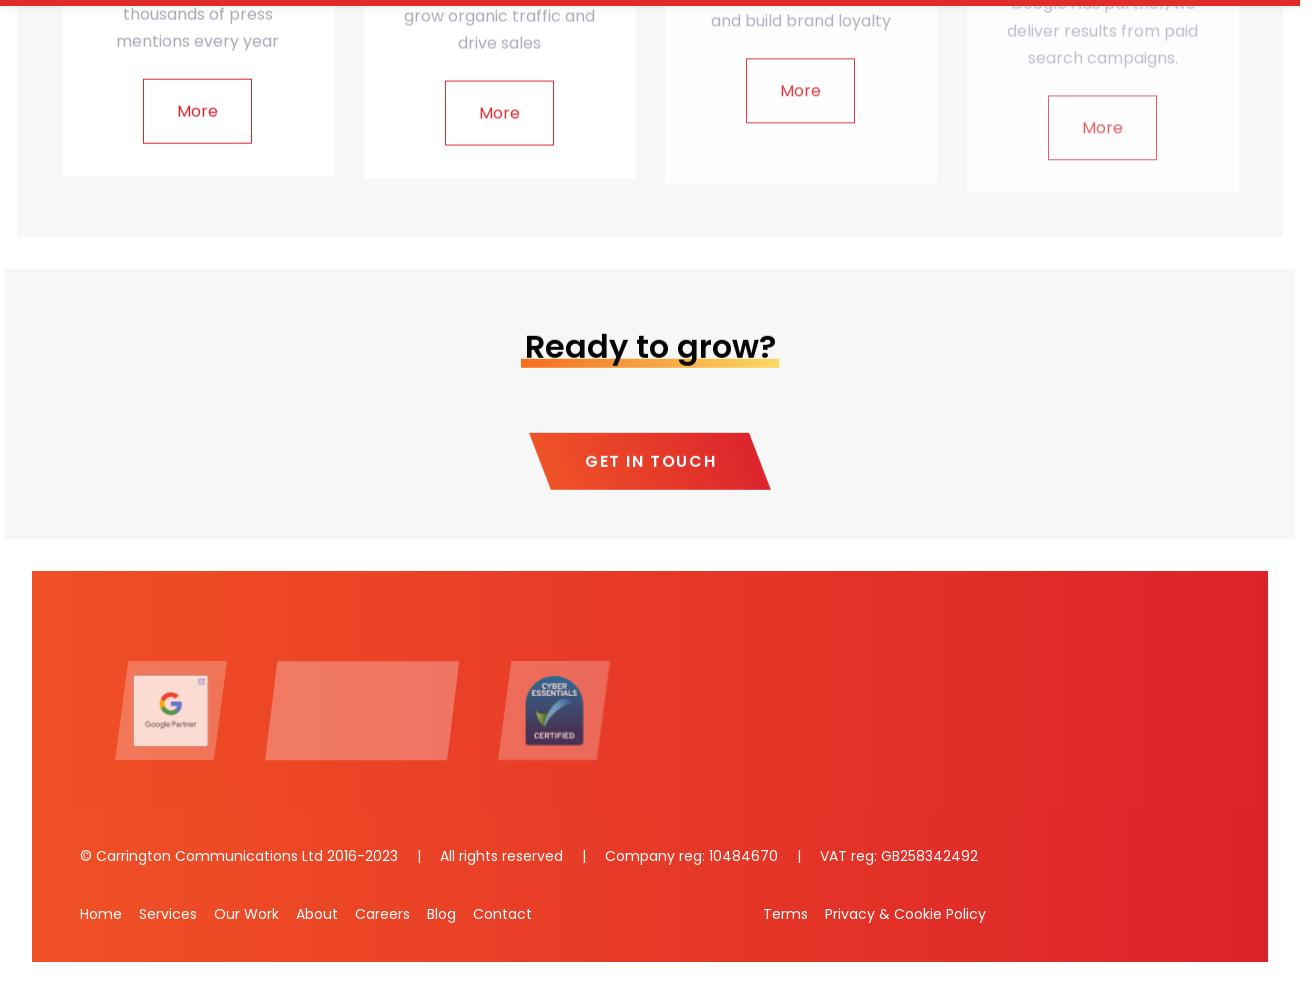 The width and height of the screenshot is (1315, 994). Describe the element at coordinates (241, 855) in the screenshot. I see `'© Carrington Communications Ltd 2016-2023'` at that location.